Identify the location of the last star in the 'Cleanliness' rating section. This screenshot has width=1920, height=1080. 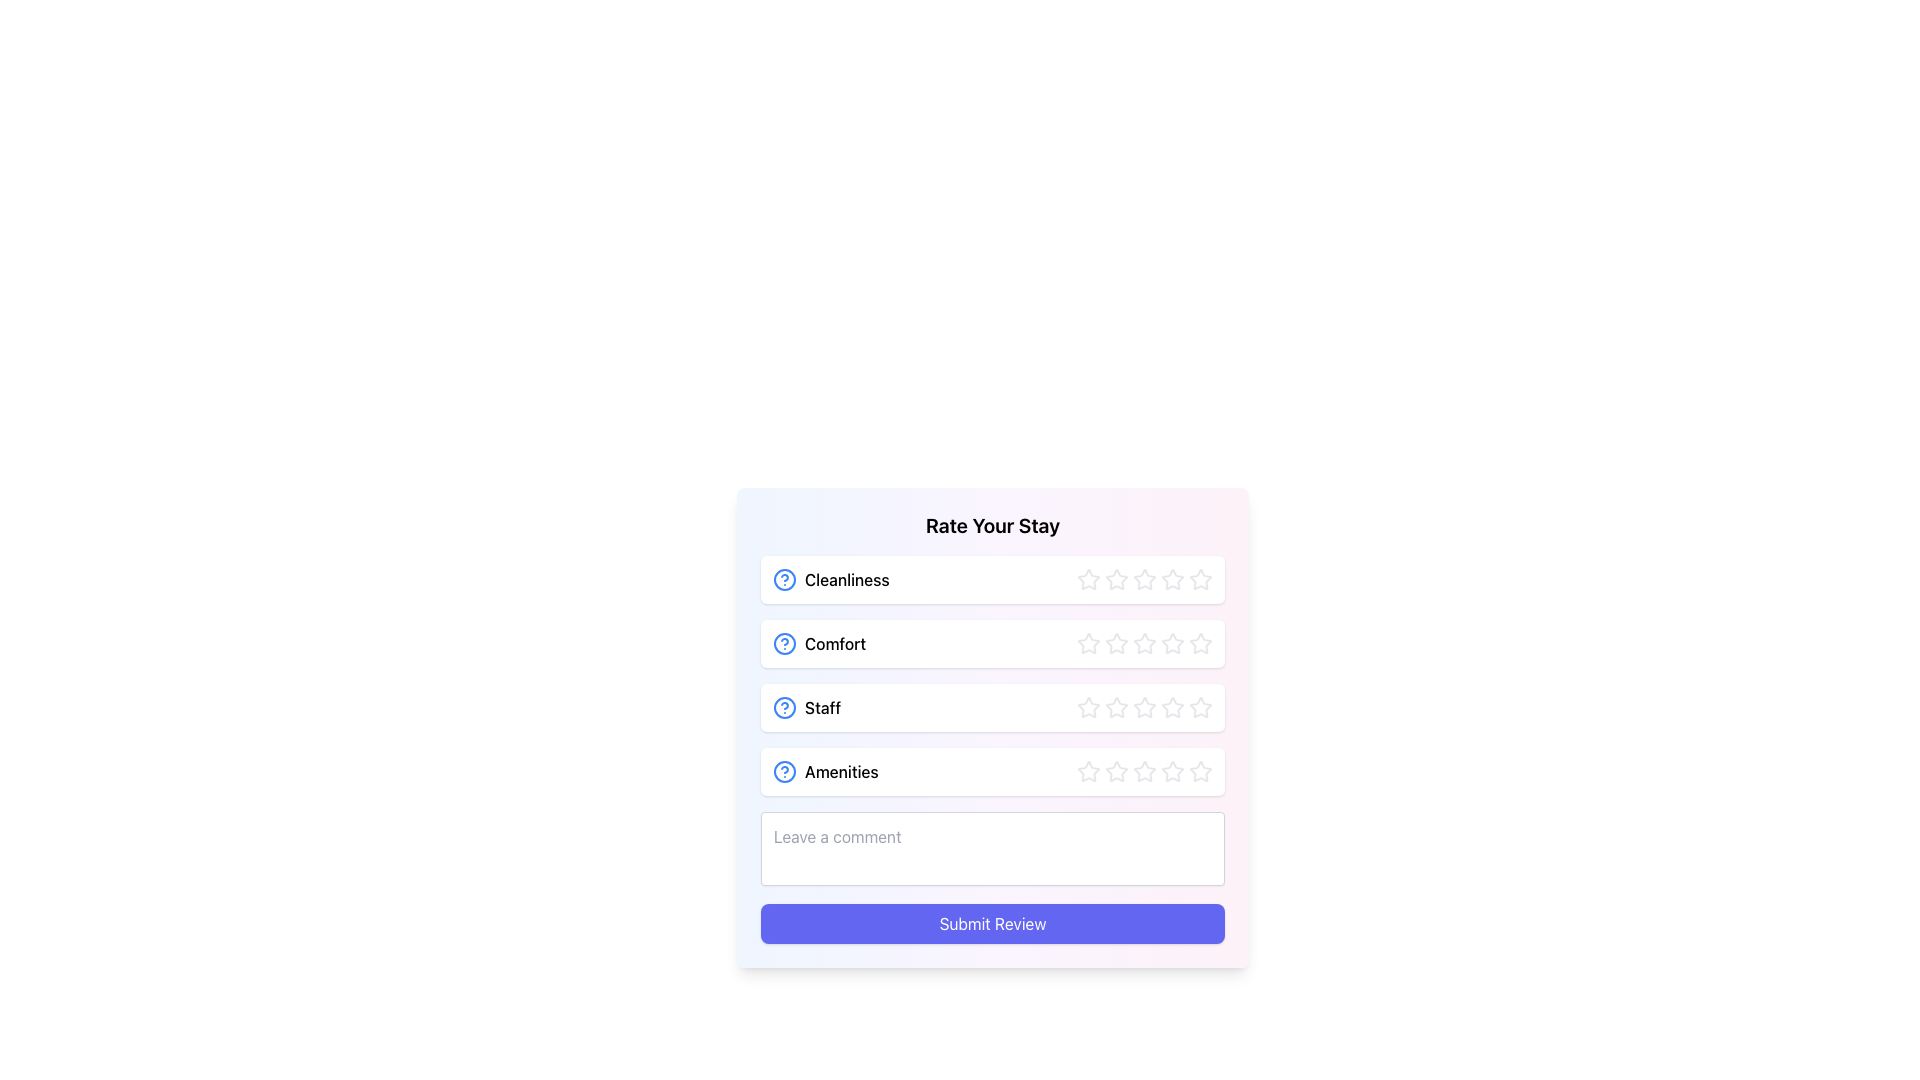
(1172, 579).